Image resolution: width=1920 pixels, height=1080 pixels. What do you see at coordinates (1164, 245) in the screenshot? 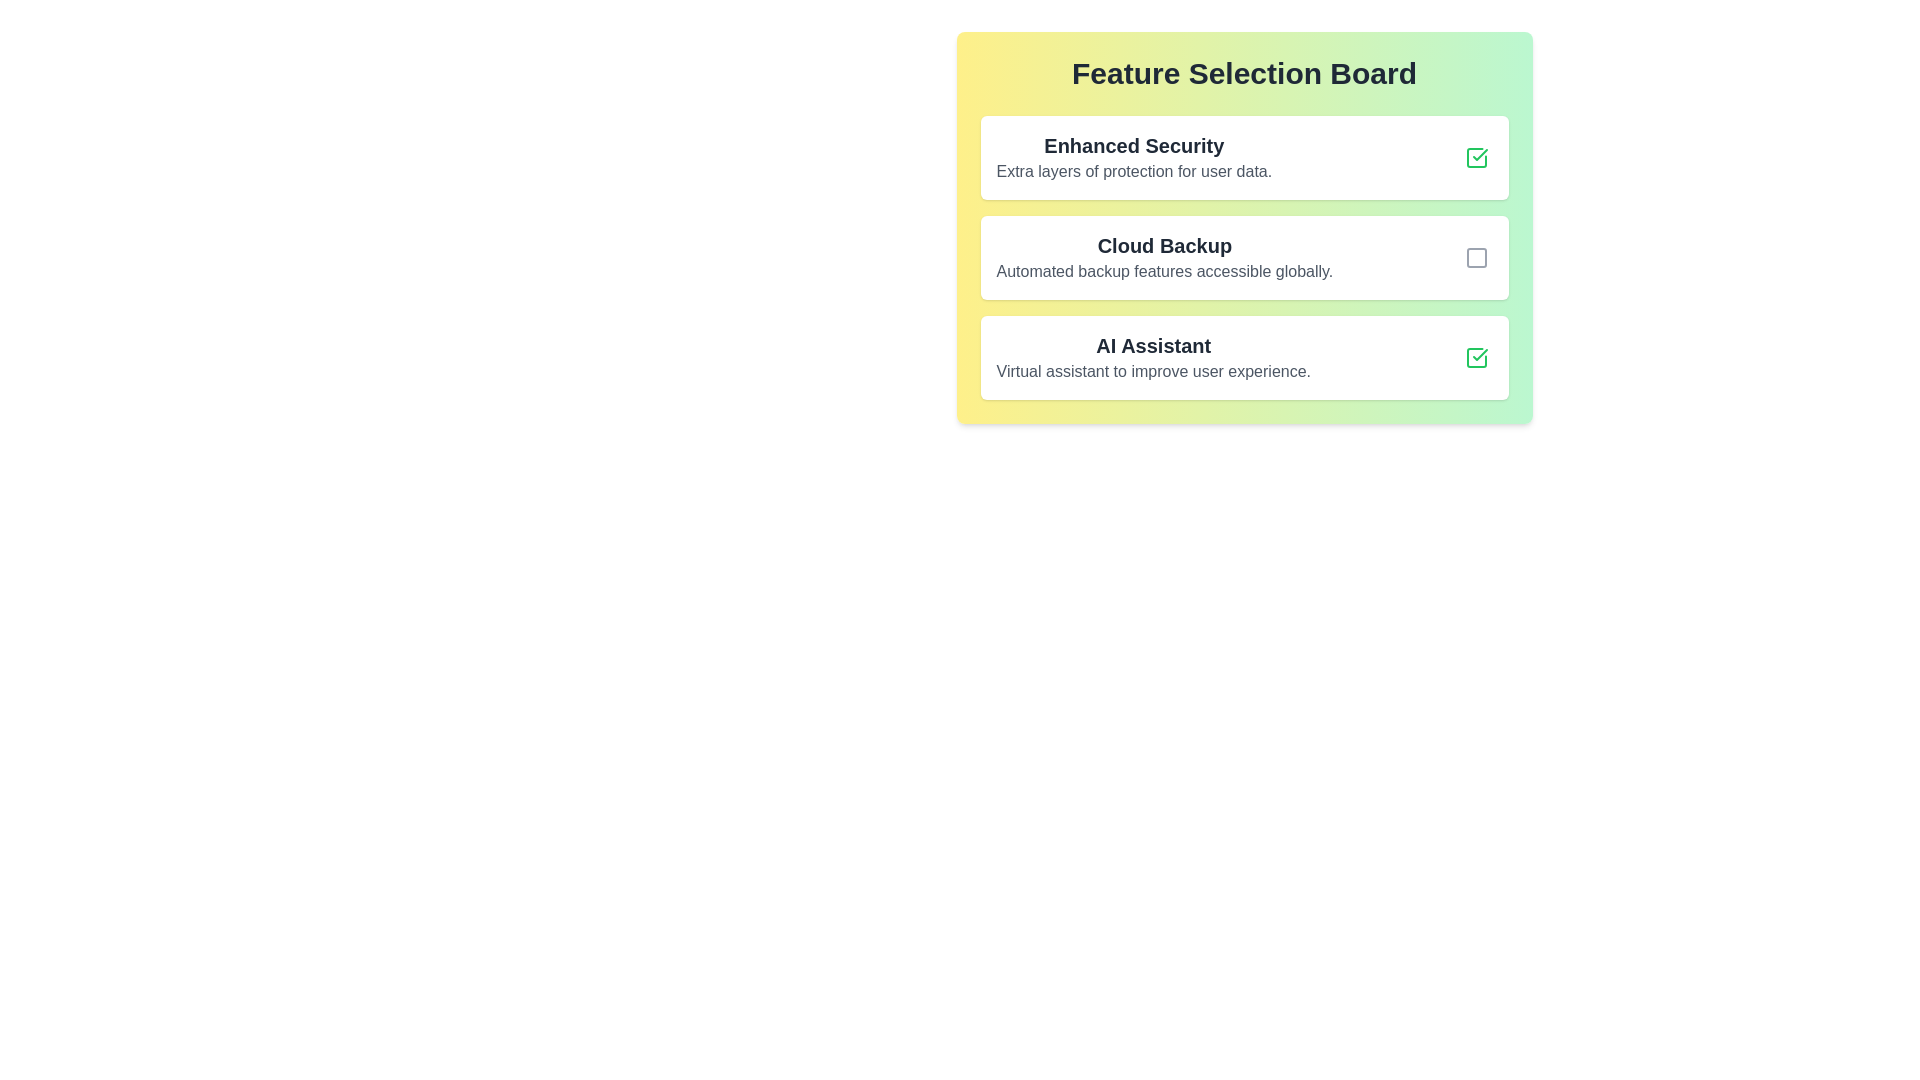
I see `the Text Label that serves as the title for the second section of the feature selection list, which identifies the associated feature and is positioned above its description text and to the left of an interactive checkbox` at bounding box center [1164, 245].